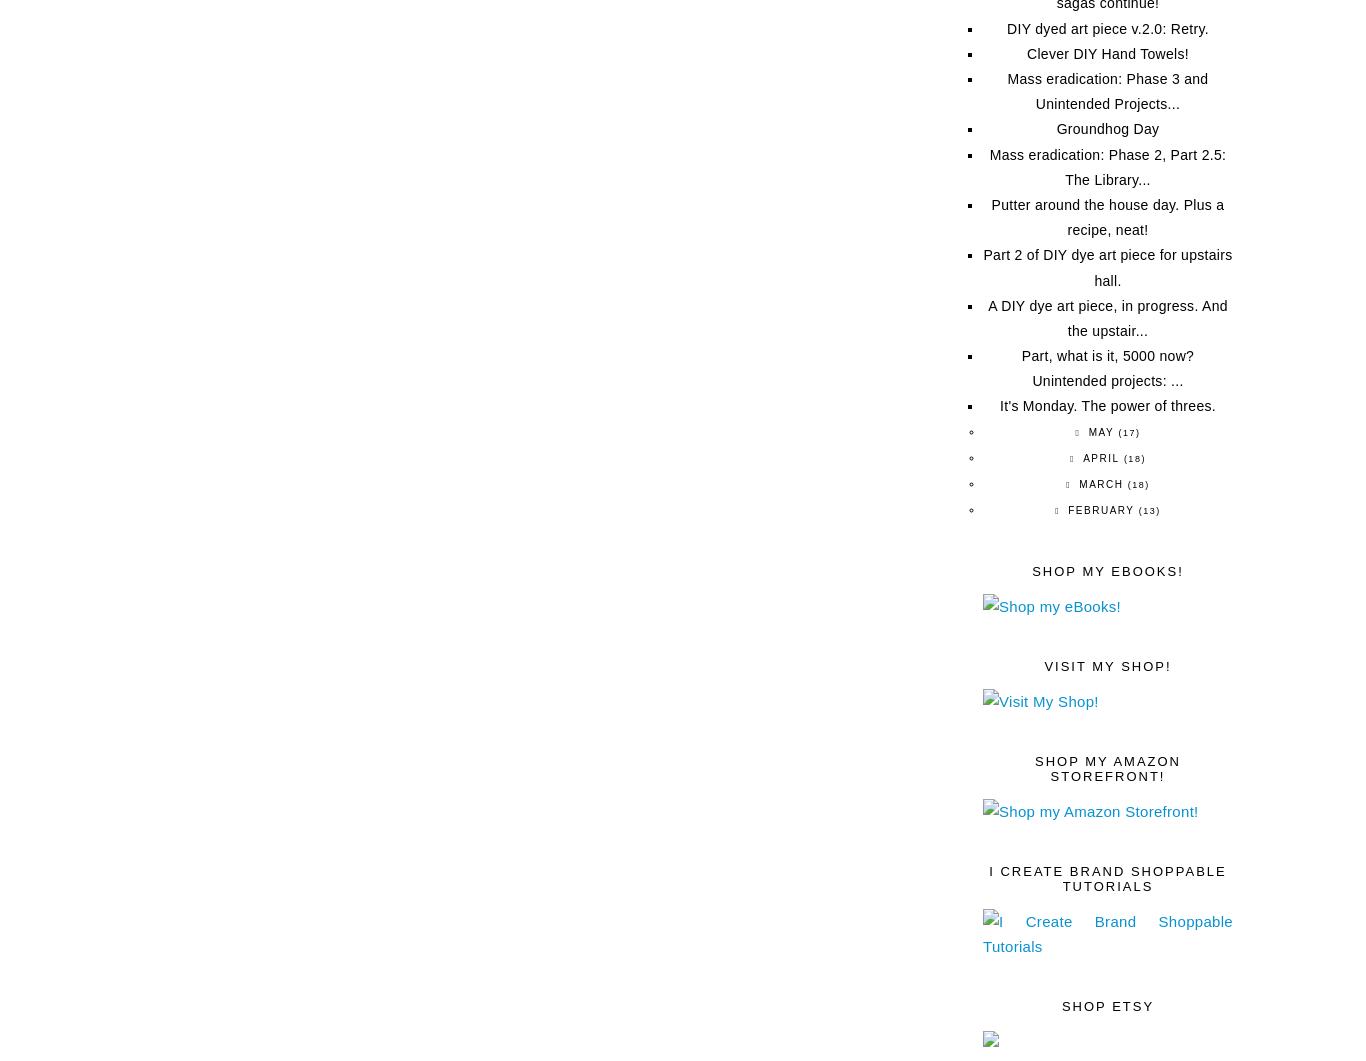 The height and width of the screenshot is (1061, 1366). I want to click on 'Mass eradication:  Phase 2, Part 2.5:  The Library...', so click(988, 166).